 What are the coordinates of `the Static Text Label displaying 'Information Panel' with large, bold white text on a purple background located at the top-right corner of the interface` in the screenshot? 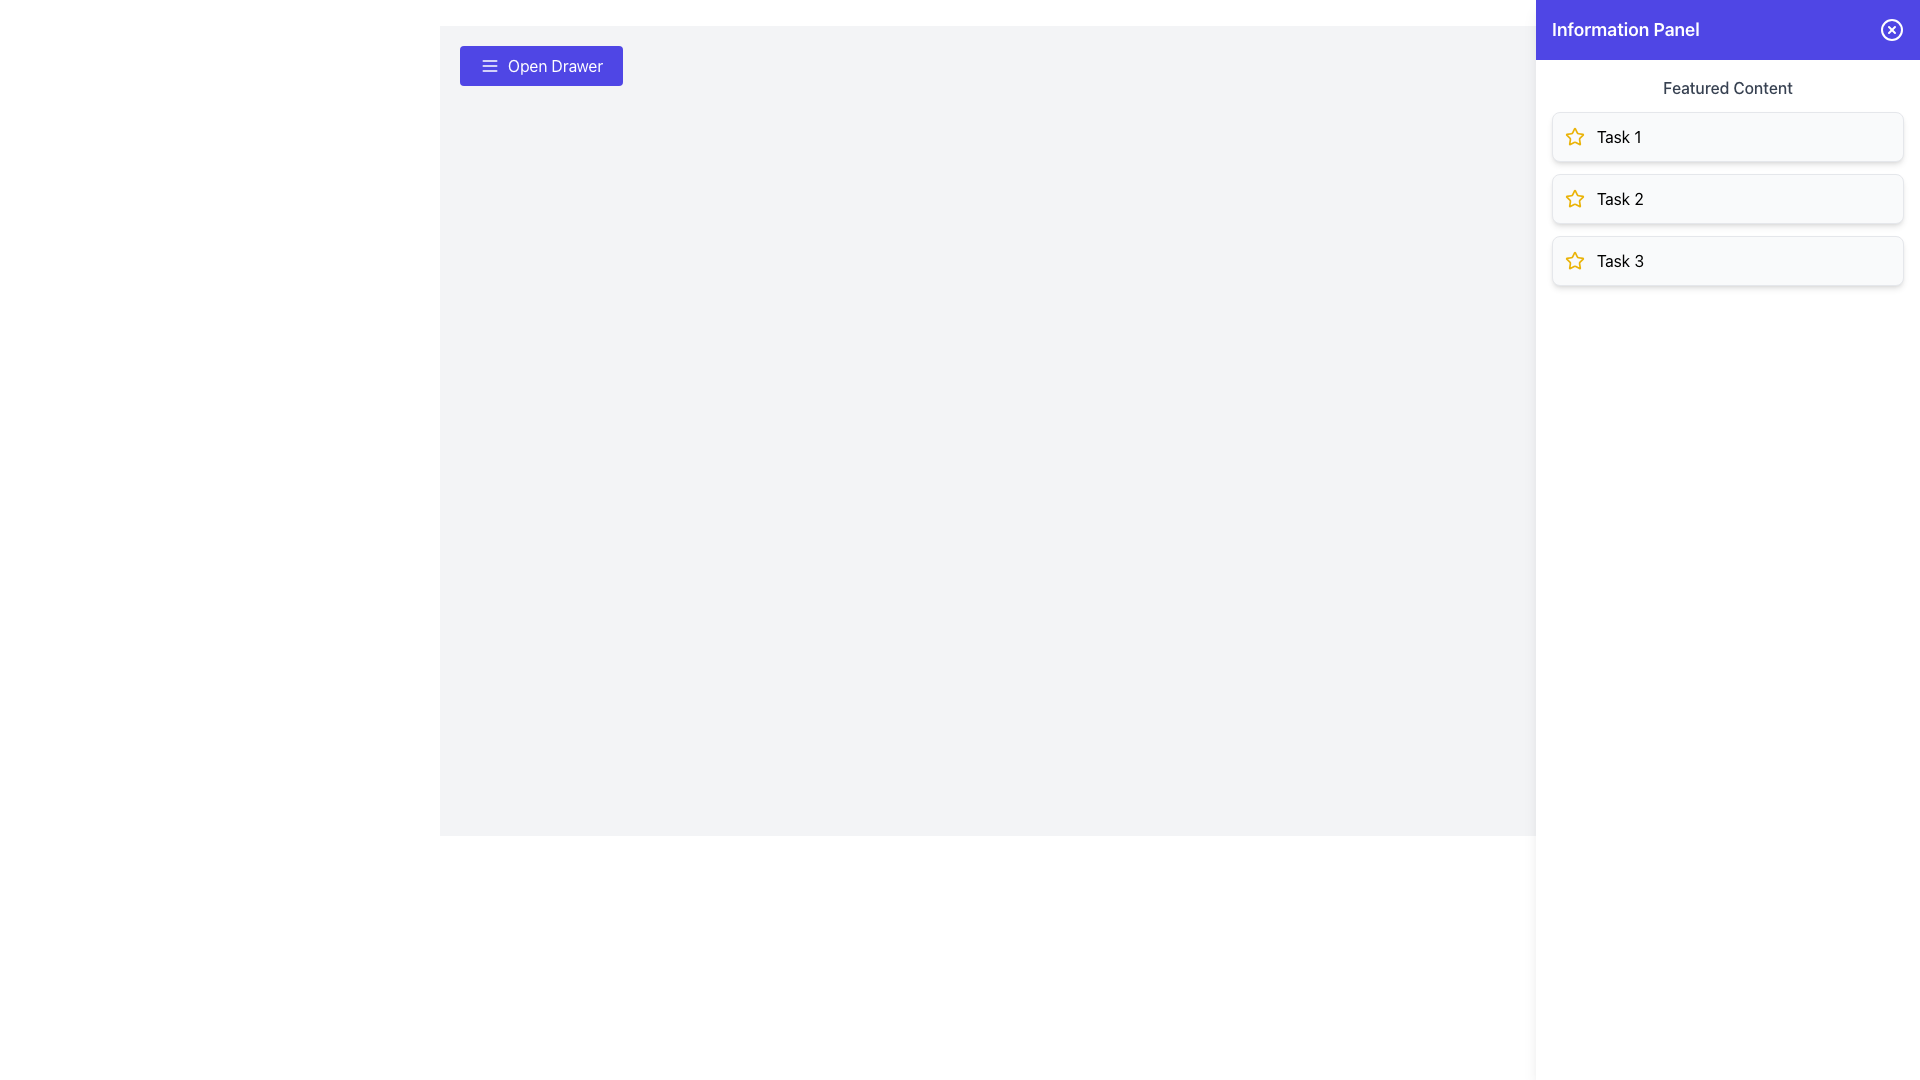 It's located at (1625, 30).